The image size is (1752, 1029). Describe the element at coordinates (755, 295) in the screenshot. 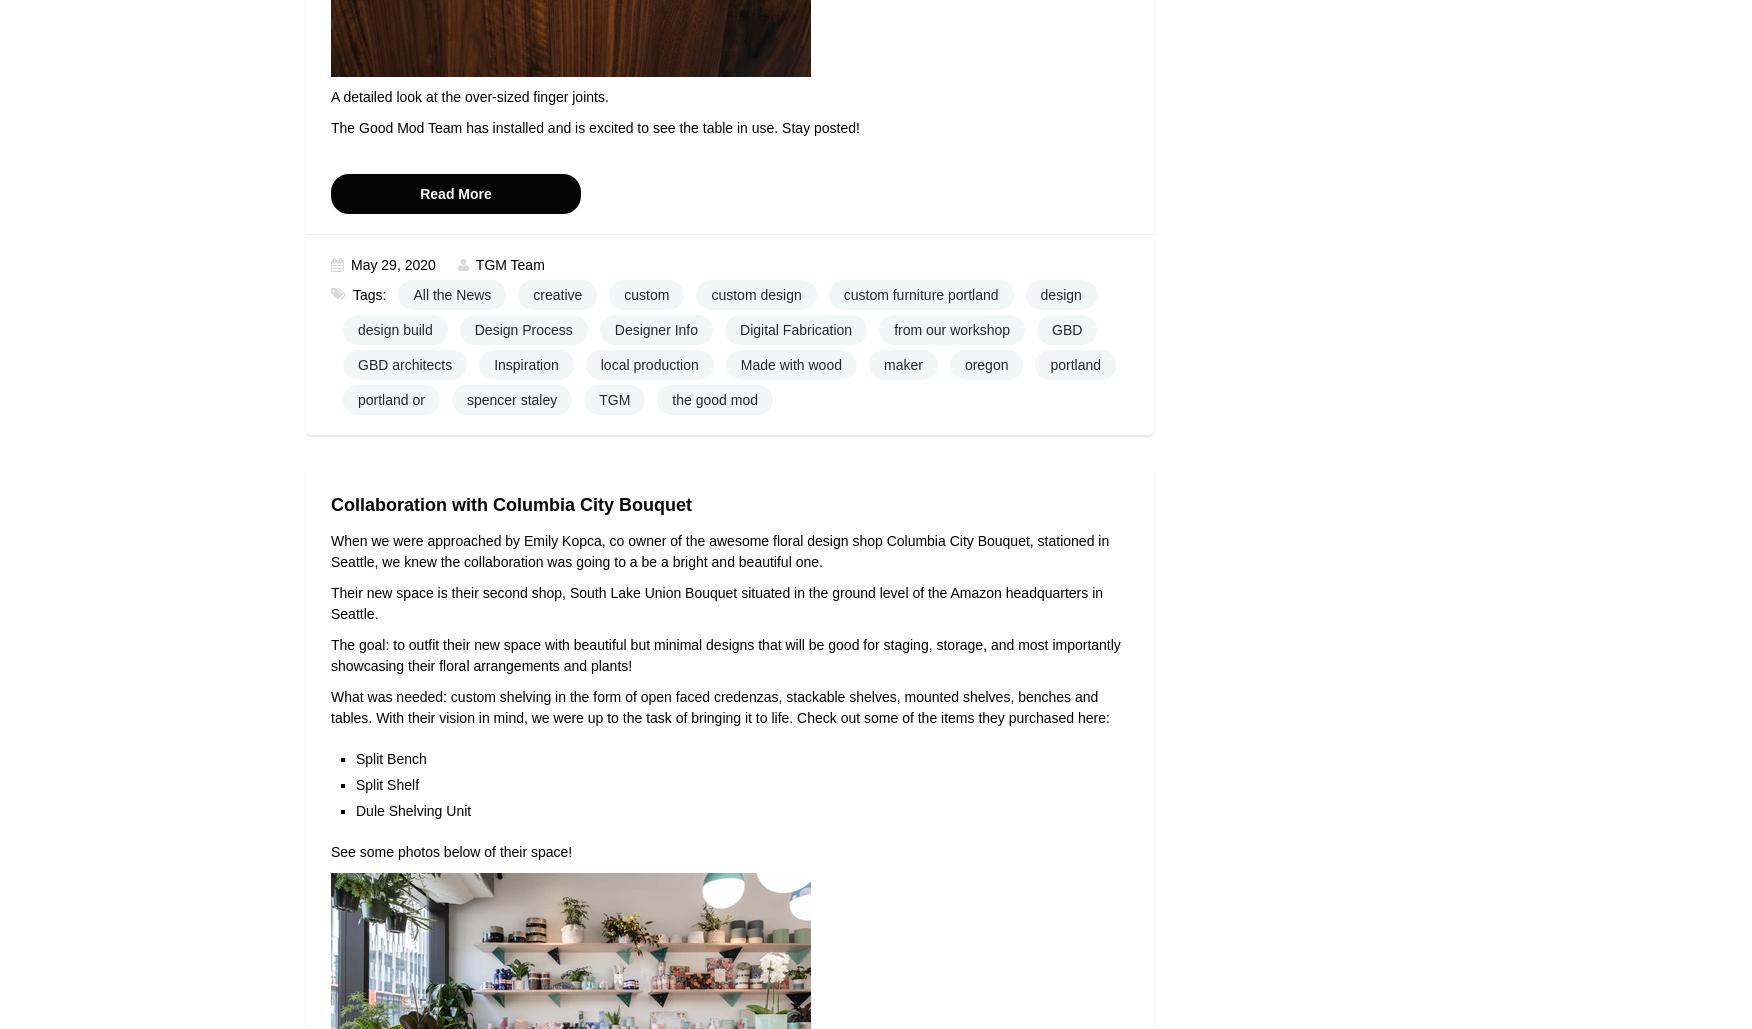

I see `'custom design'` at that location.